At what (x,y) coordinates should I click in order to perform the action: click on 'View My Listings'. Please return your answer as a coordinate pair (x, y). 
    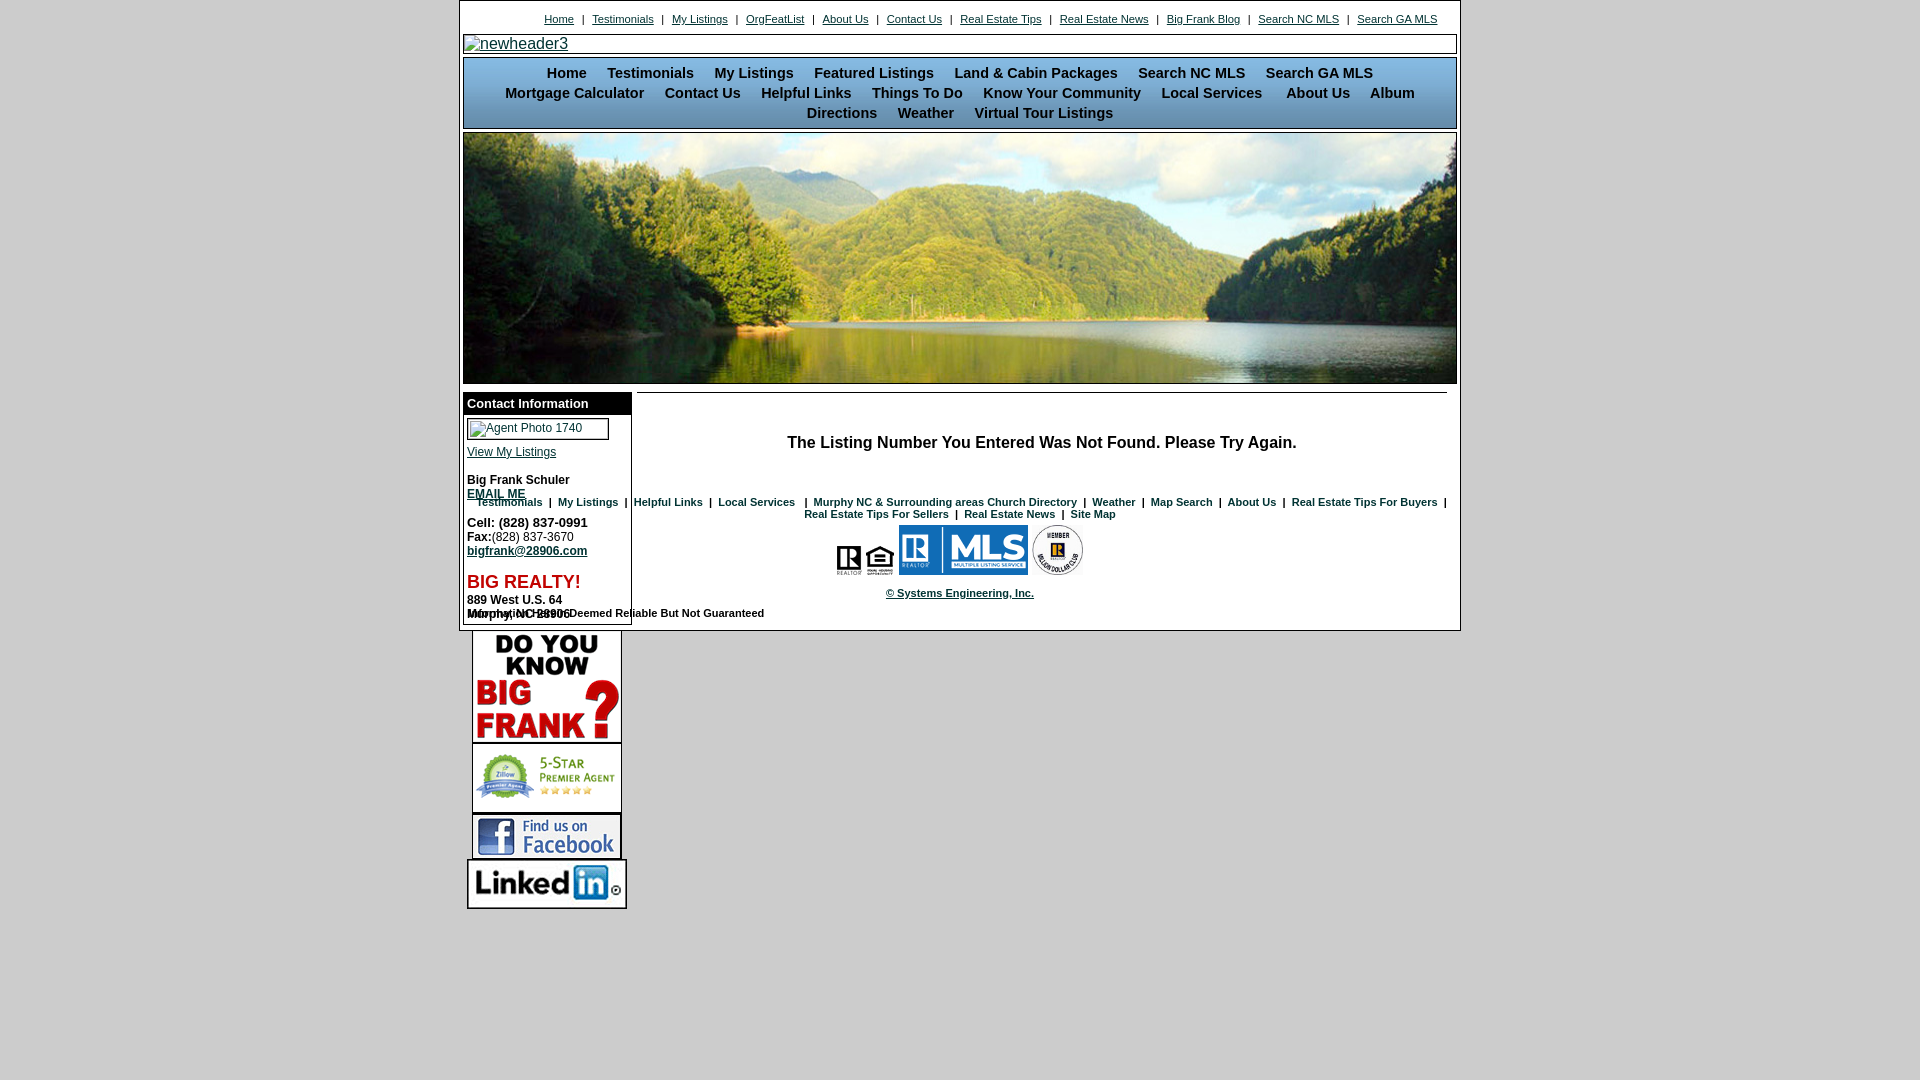
    Looking at the image, I should click on (547, 446).